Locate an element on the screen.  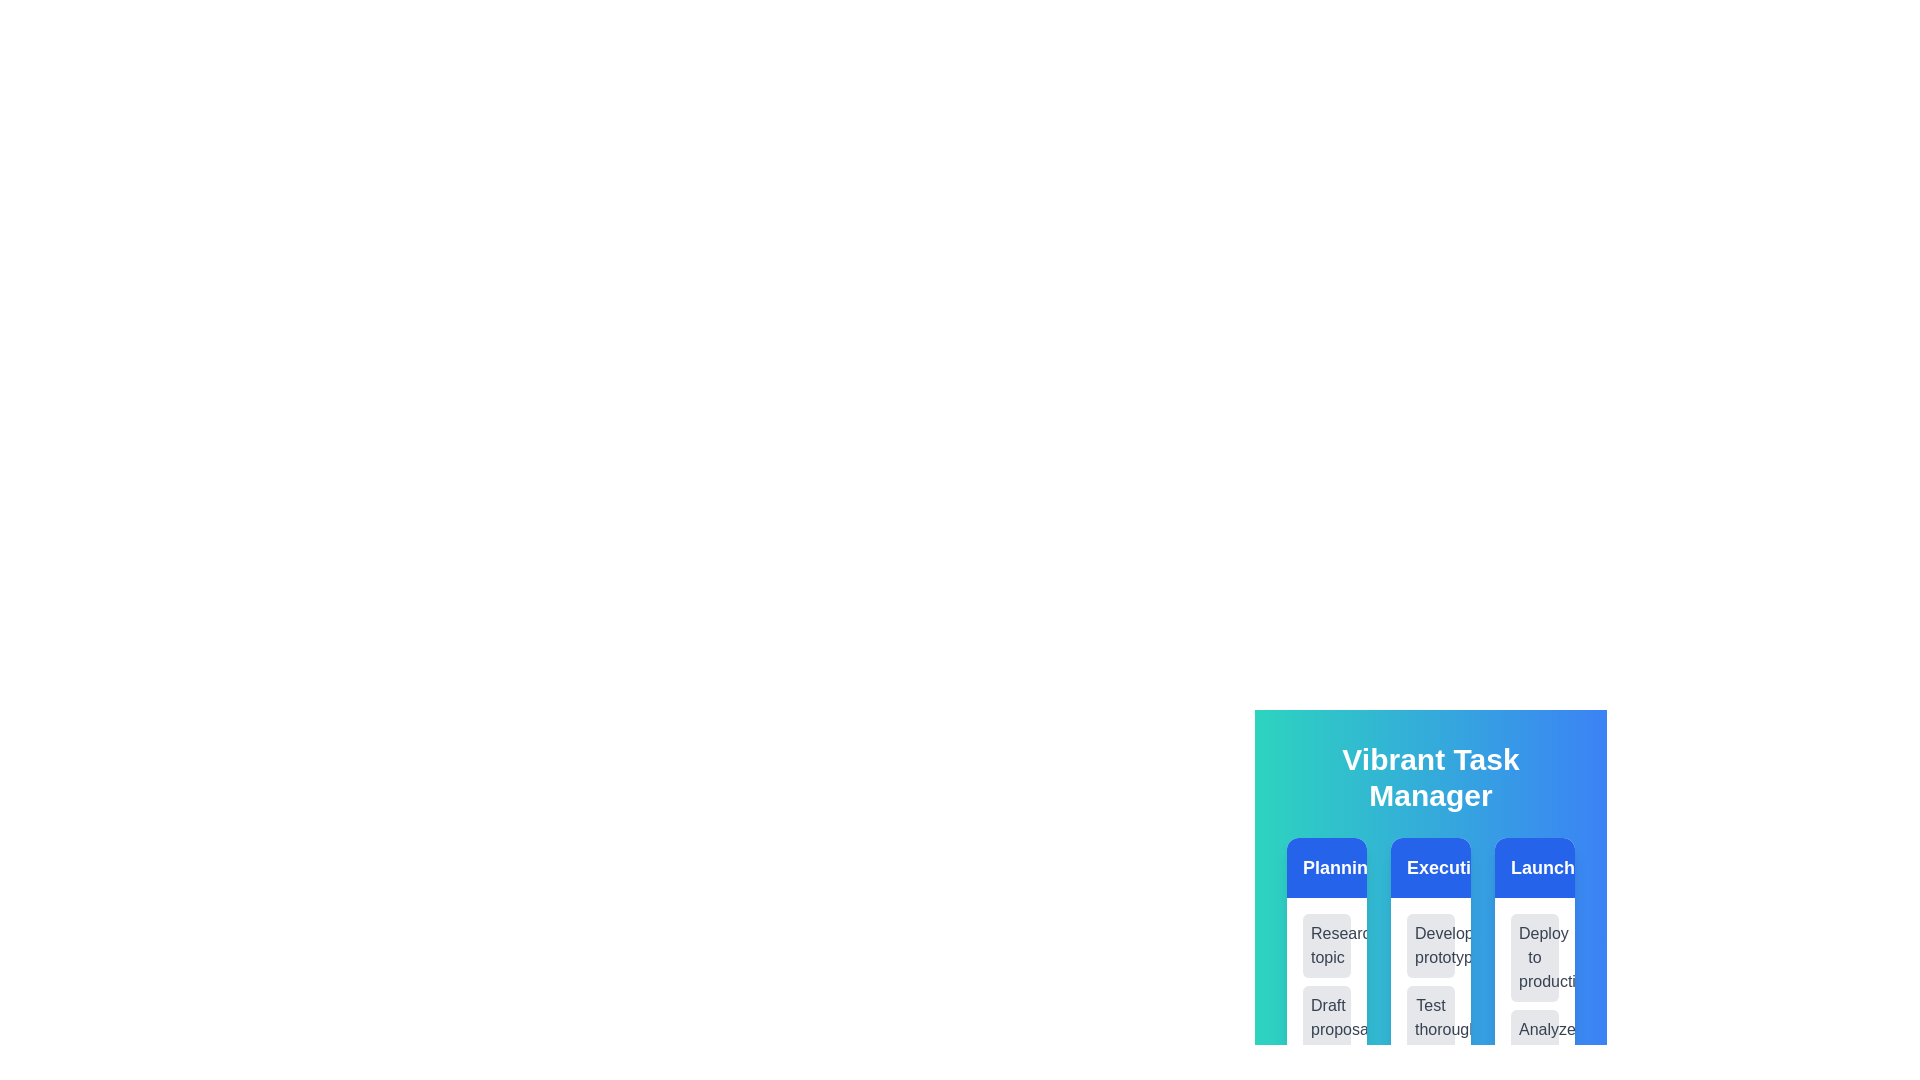
text from the middle item in the vertical stack of three elements inside the 'Execute' column, which is located between 'Develop prototype' and the 'Add Task' button is located at coordinates (1429, 1018).